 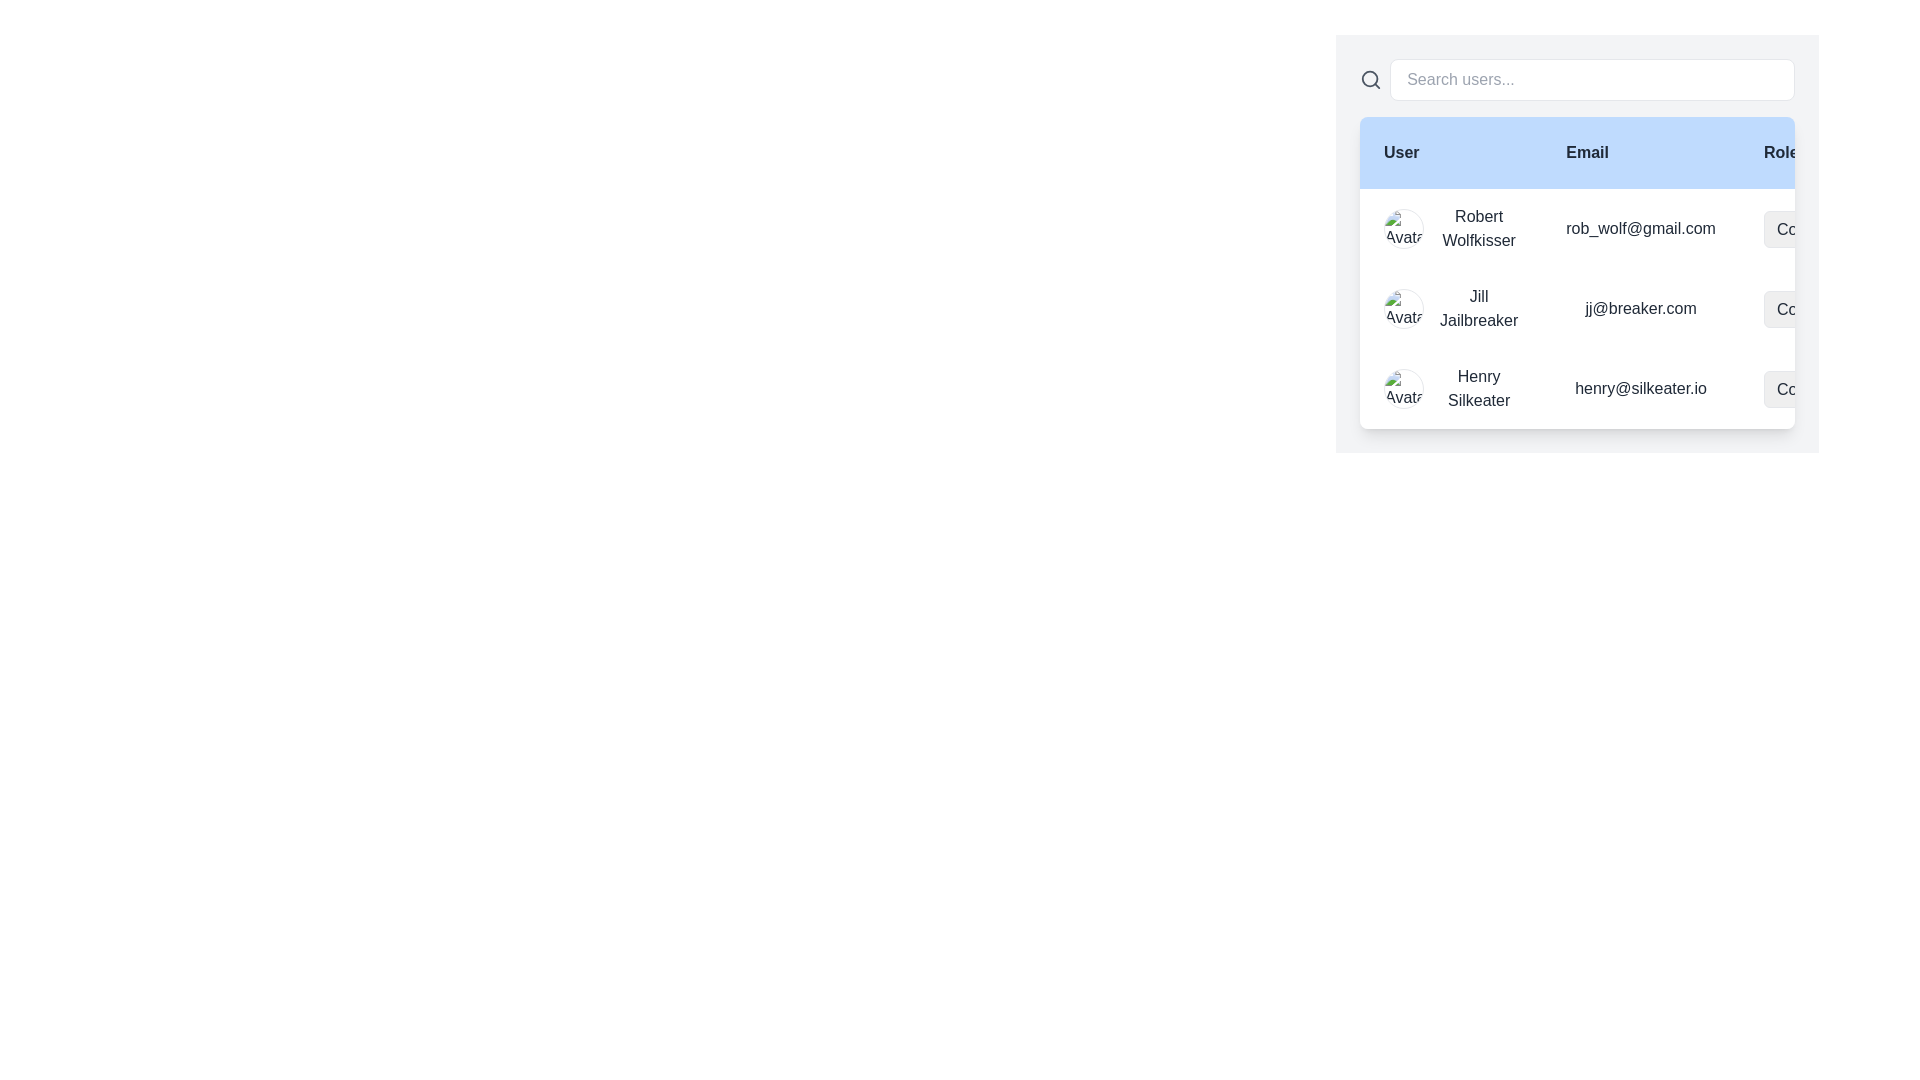 I want to click on the small circular avatar image with a border that contains an incomplete image icon and the text 'Avatar', located in the leftmost position of a horizontal group including the text label 'Henry Silkeater', so click(x=1402, y=389).